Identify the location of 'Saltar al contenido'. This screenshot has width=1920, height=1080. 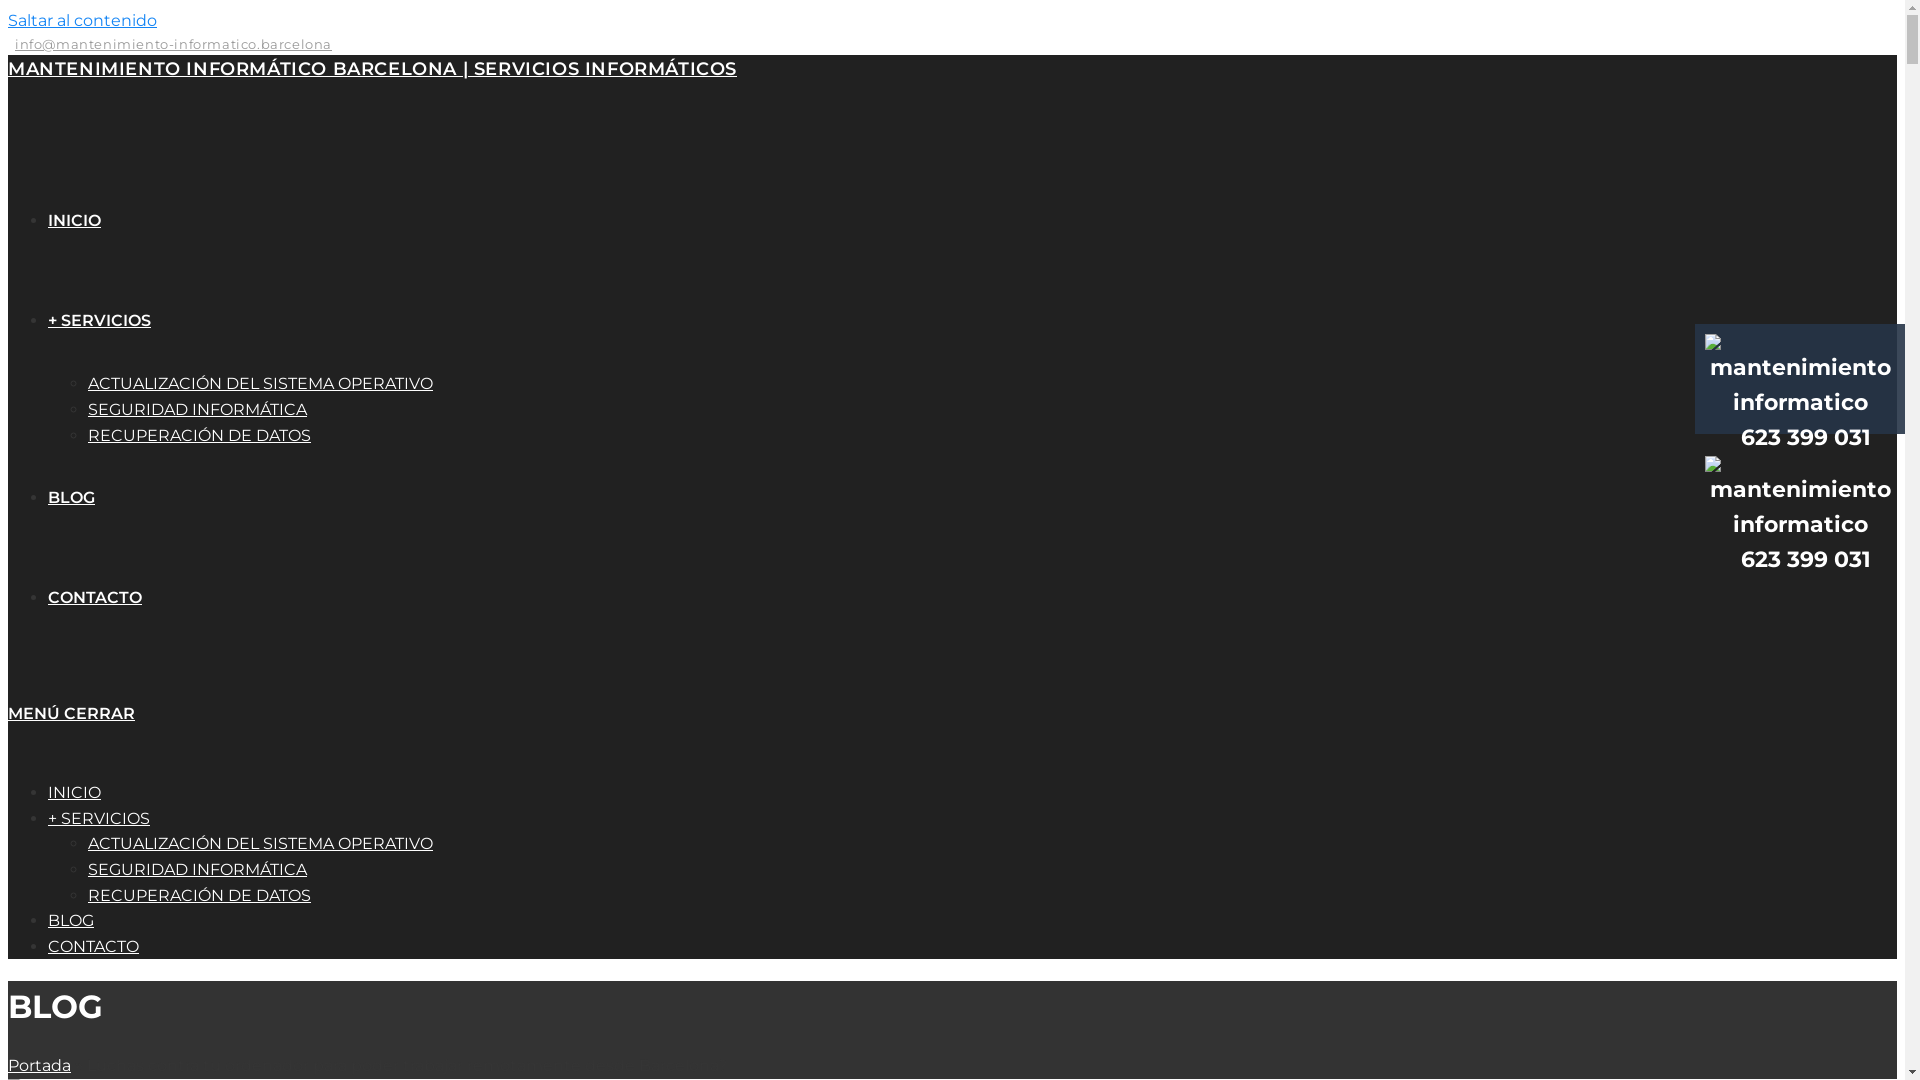
(81, 20).